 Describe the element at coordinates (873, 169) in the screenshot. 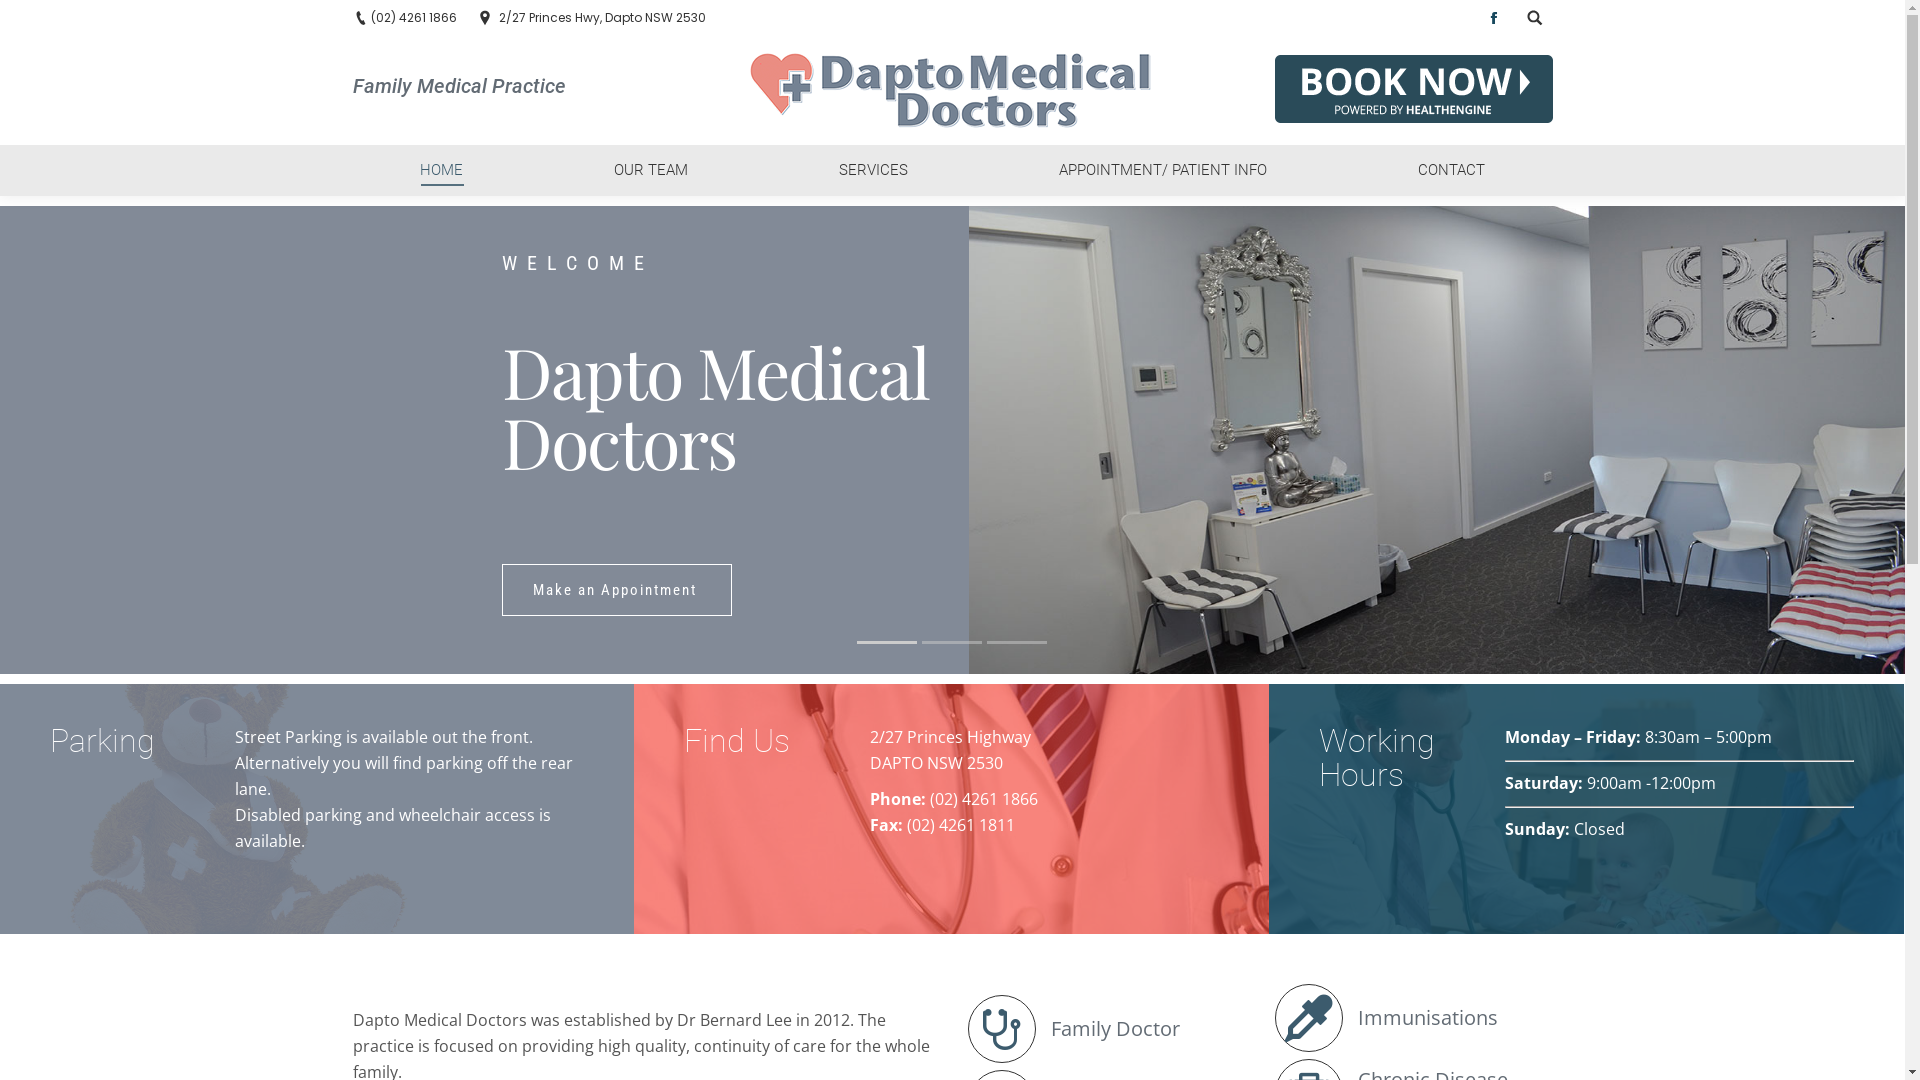

I see `'SERVICES'` at that location.